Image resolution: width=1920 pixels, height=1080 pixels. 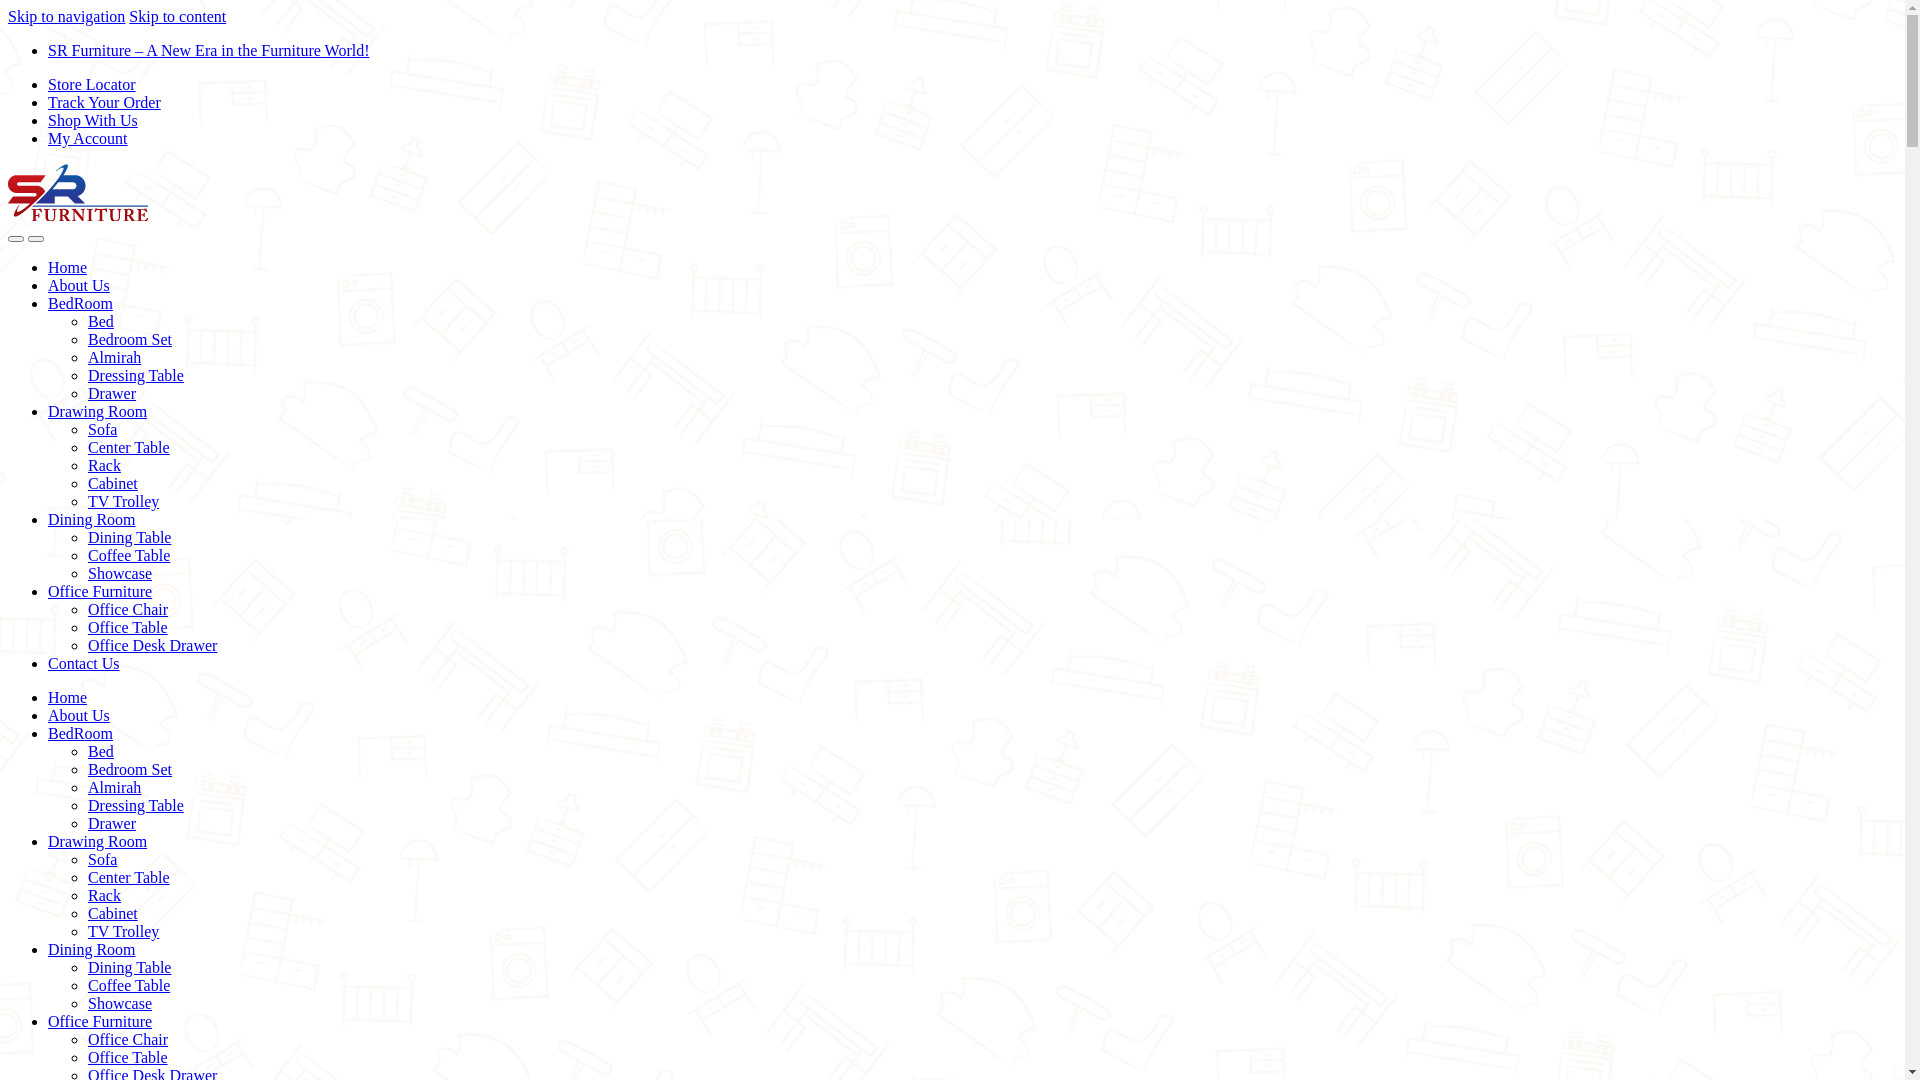 I want to click on 'Dining Table', so click(x=128, y=966).